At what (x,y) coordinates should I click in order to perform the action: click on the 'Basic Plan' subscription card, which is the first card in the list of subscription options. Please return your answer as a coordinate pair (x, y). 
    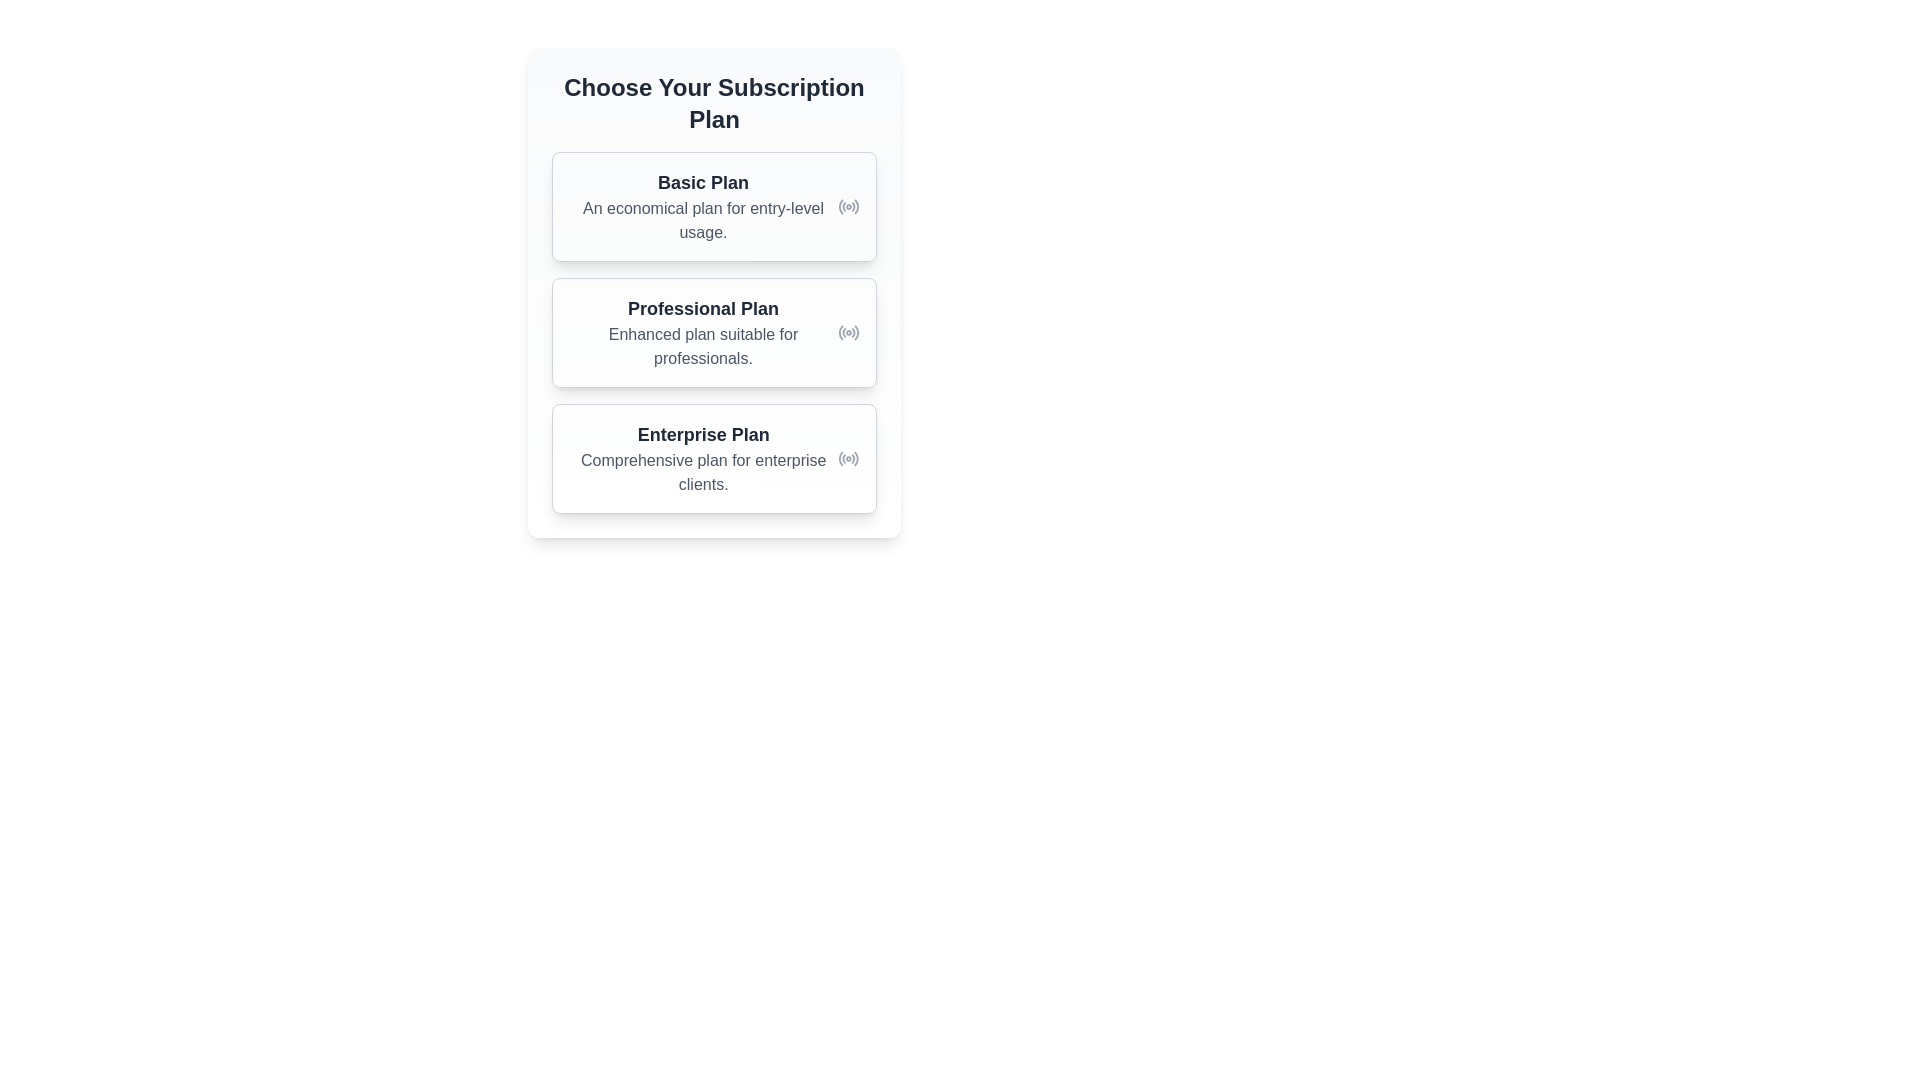
    Looking at the image, I should click on (714, 207).